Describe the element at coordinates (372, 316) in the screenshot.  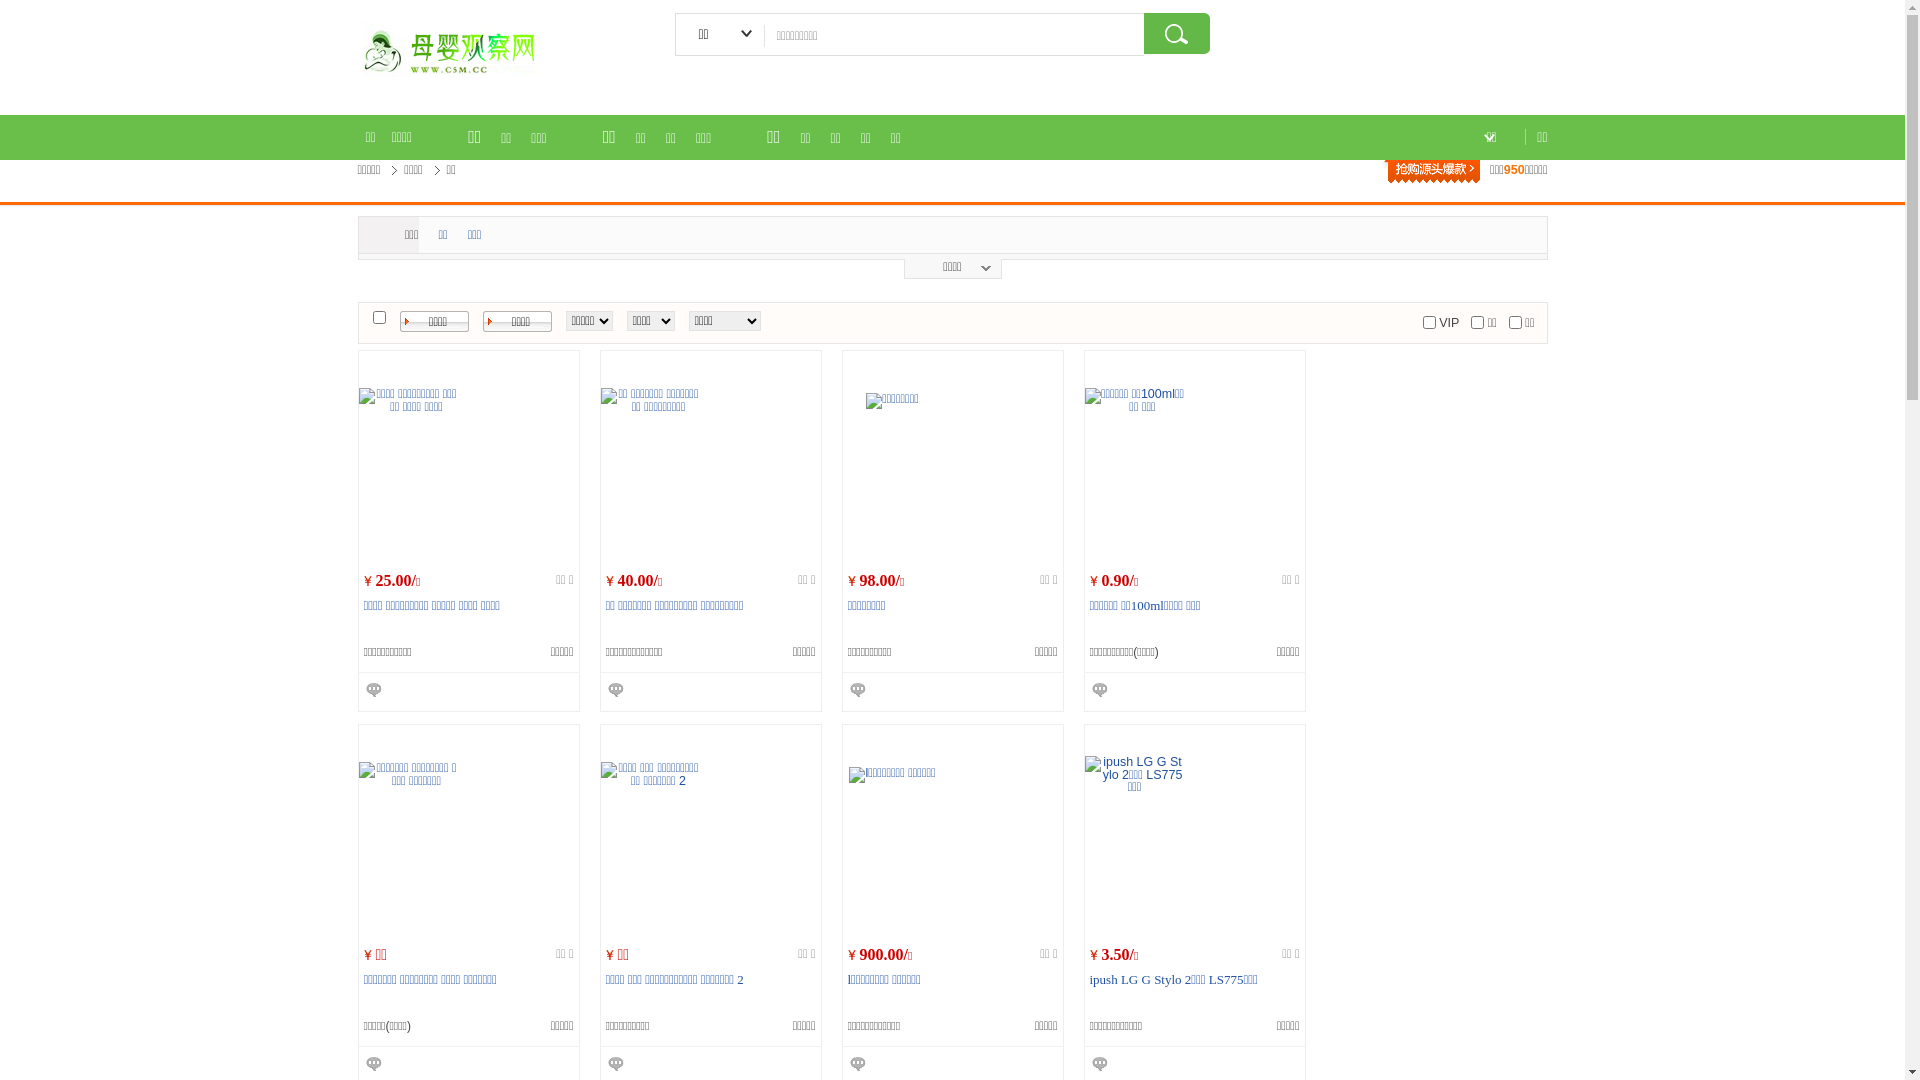
I see `'on'` at that location.